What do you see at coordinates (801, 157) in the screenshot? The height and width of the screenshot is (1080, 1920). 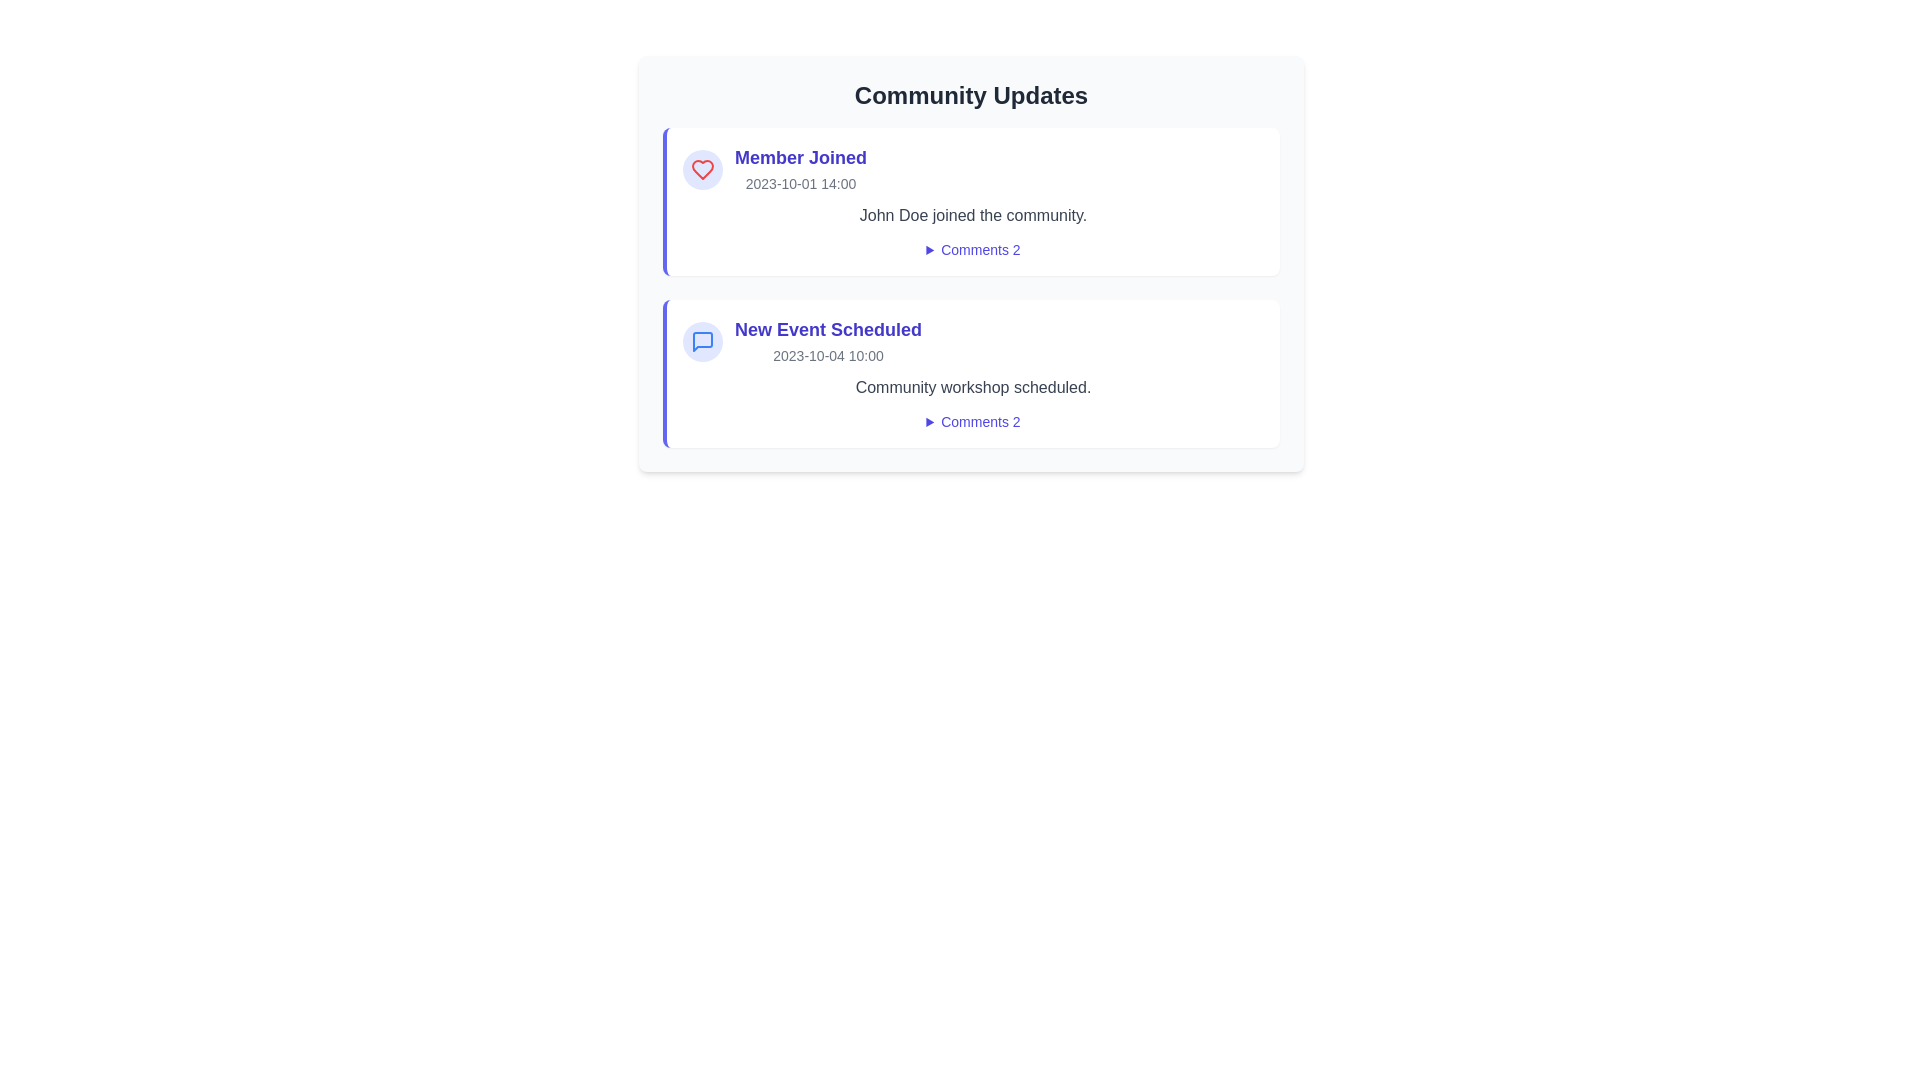 I see `the text label that serves as a header for the community update entry, summarizing the update about a new member joining the community` at bounding box center [801, 157].